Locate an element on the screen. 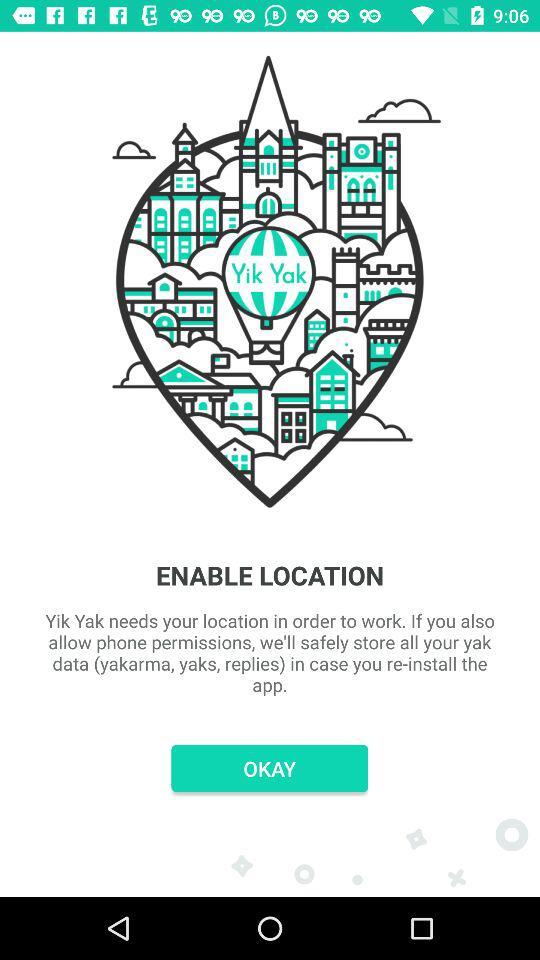 This screenshot has height=960, width=540. okay is located at coordinates (269, 767).